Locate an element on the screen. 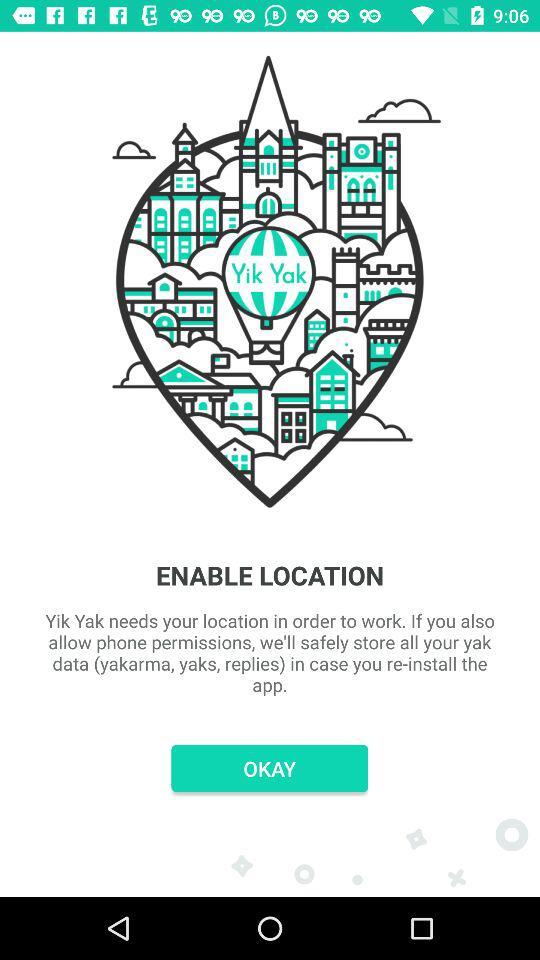 This screenshot has height=960, width=540. okay is located at coordinates (269, 767).